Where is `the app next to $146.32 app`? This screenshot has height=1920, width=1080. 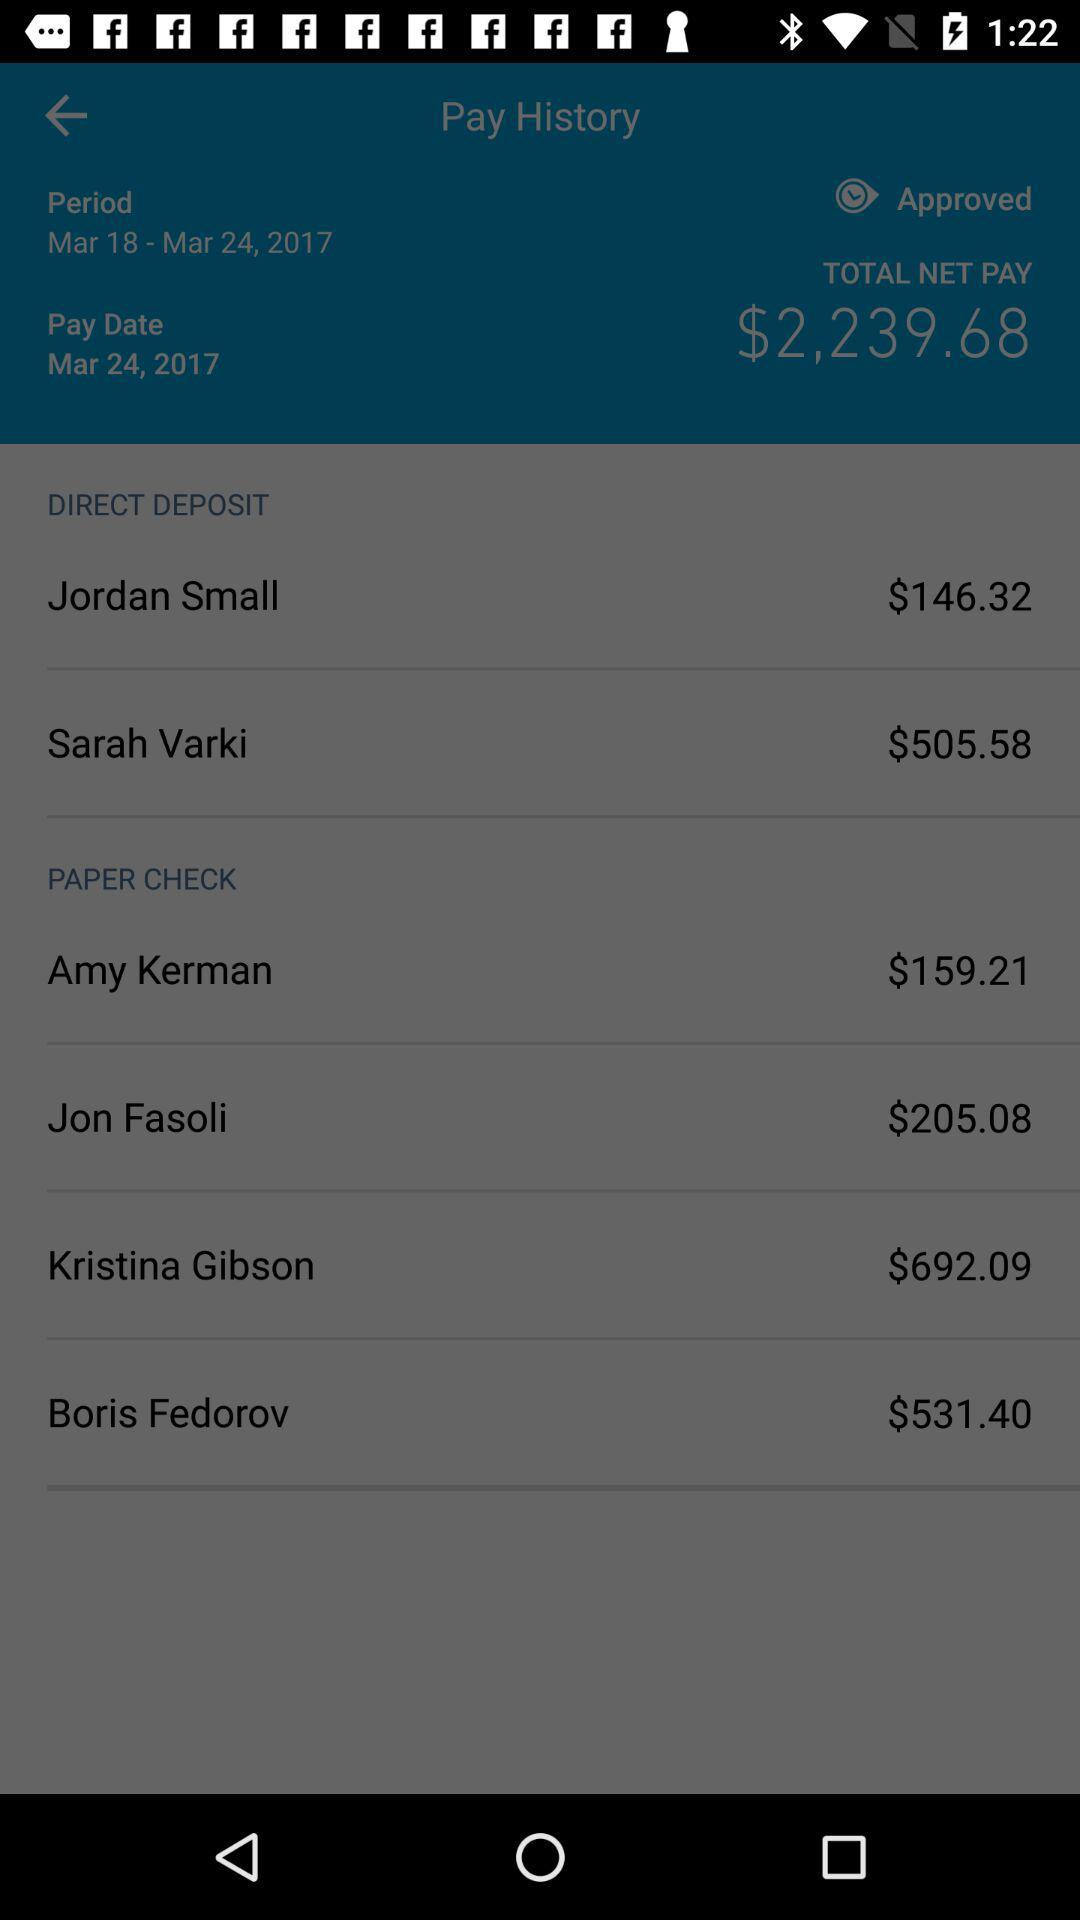
the app next to $146.32 app is located at coordinates (293, 593).